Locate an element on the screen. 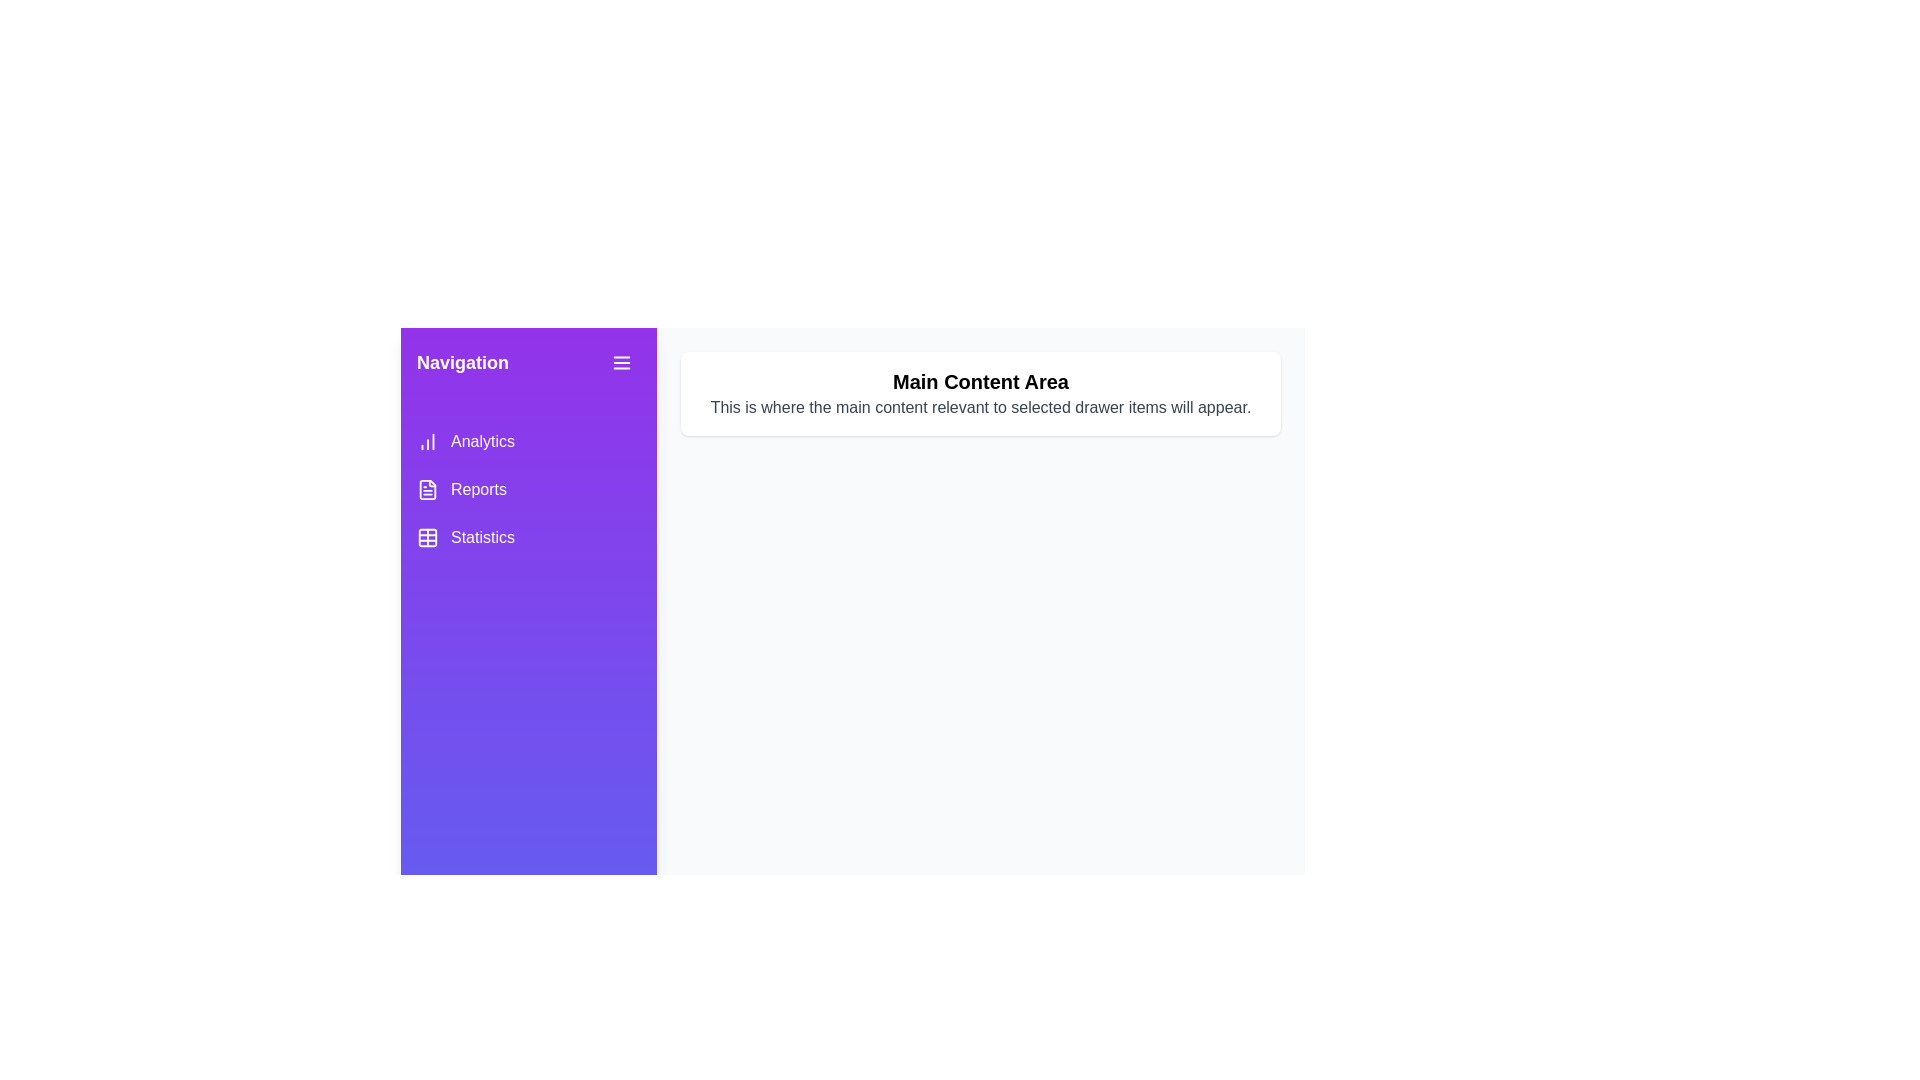 The image size is (1920, 1080). the 'Statistics' menu item to navigate to the 'Statistics' section is located at coordinates (528, 536).